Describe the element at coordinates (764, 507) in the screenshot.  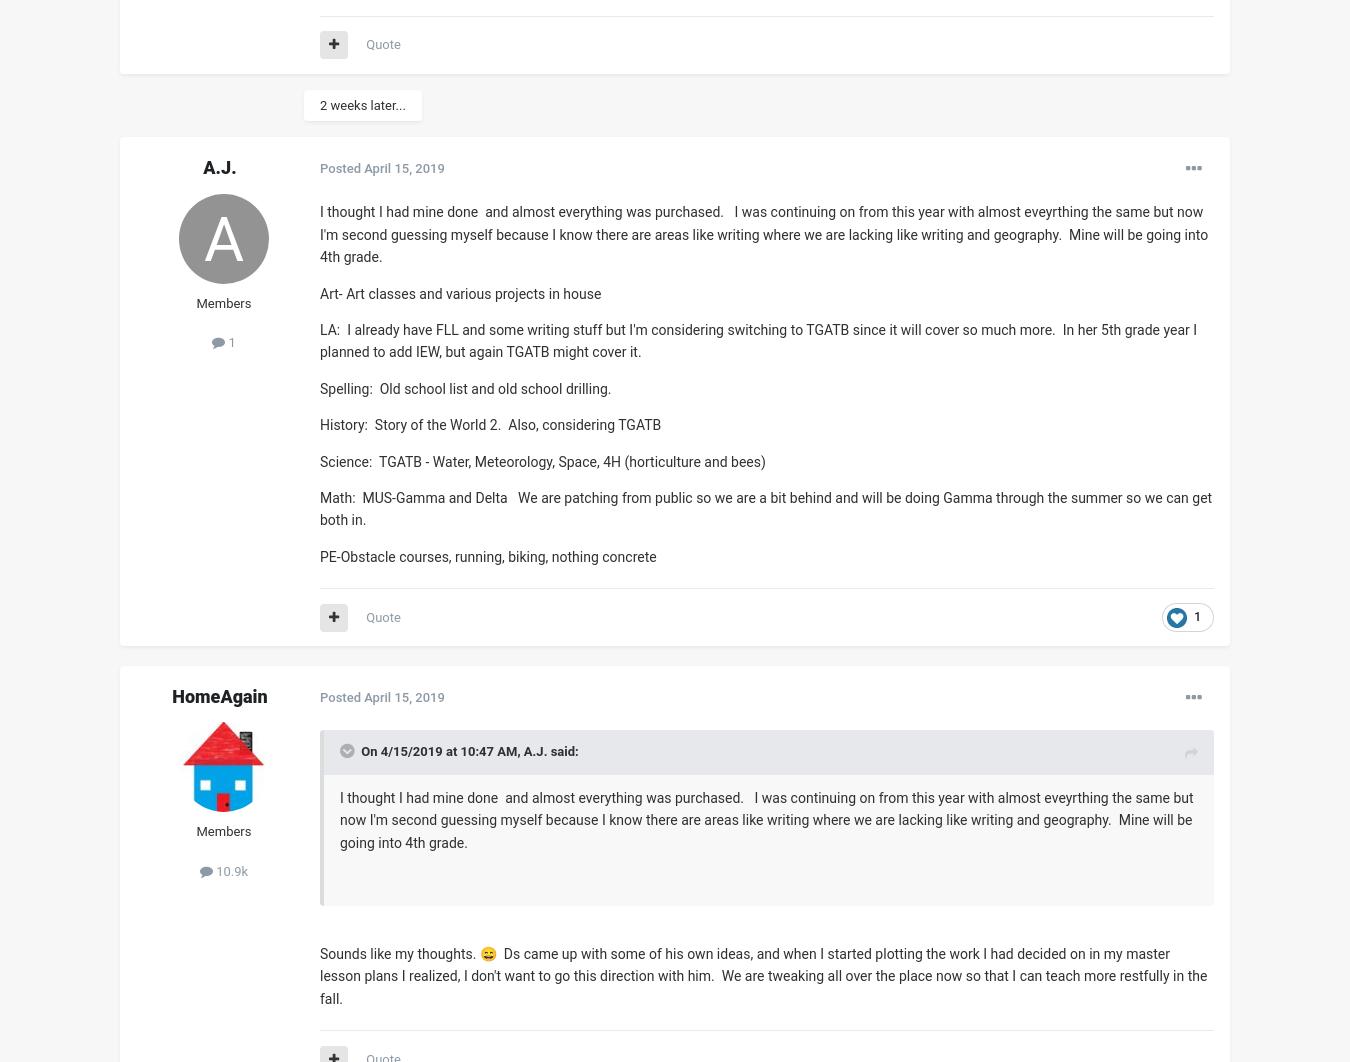
I see `'Math:  MUS-Gamma and Delta   We are patching from public so we are a bit behind and will be doing Gamma through the summer so we can get both in.'` at that location.